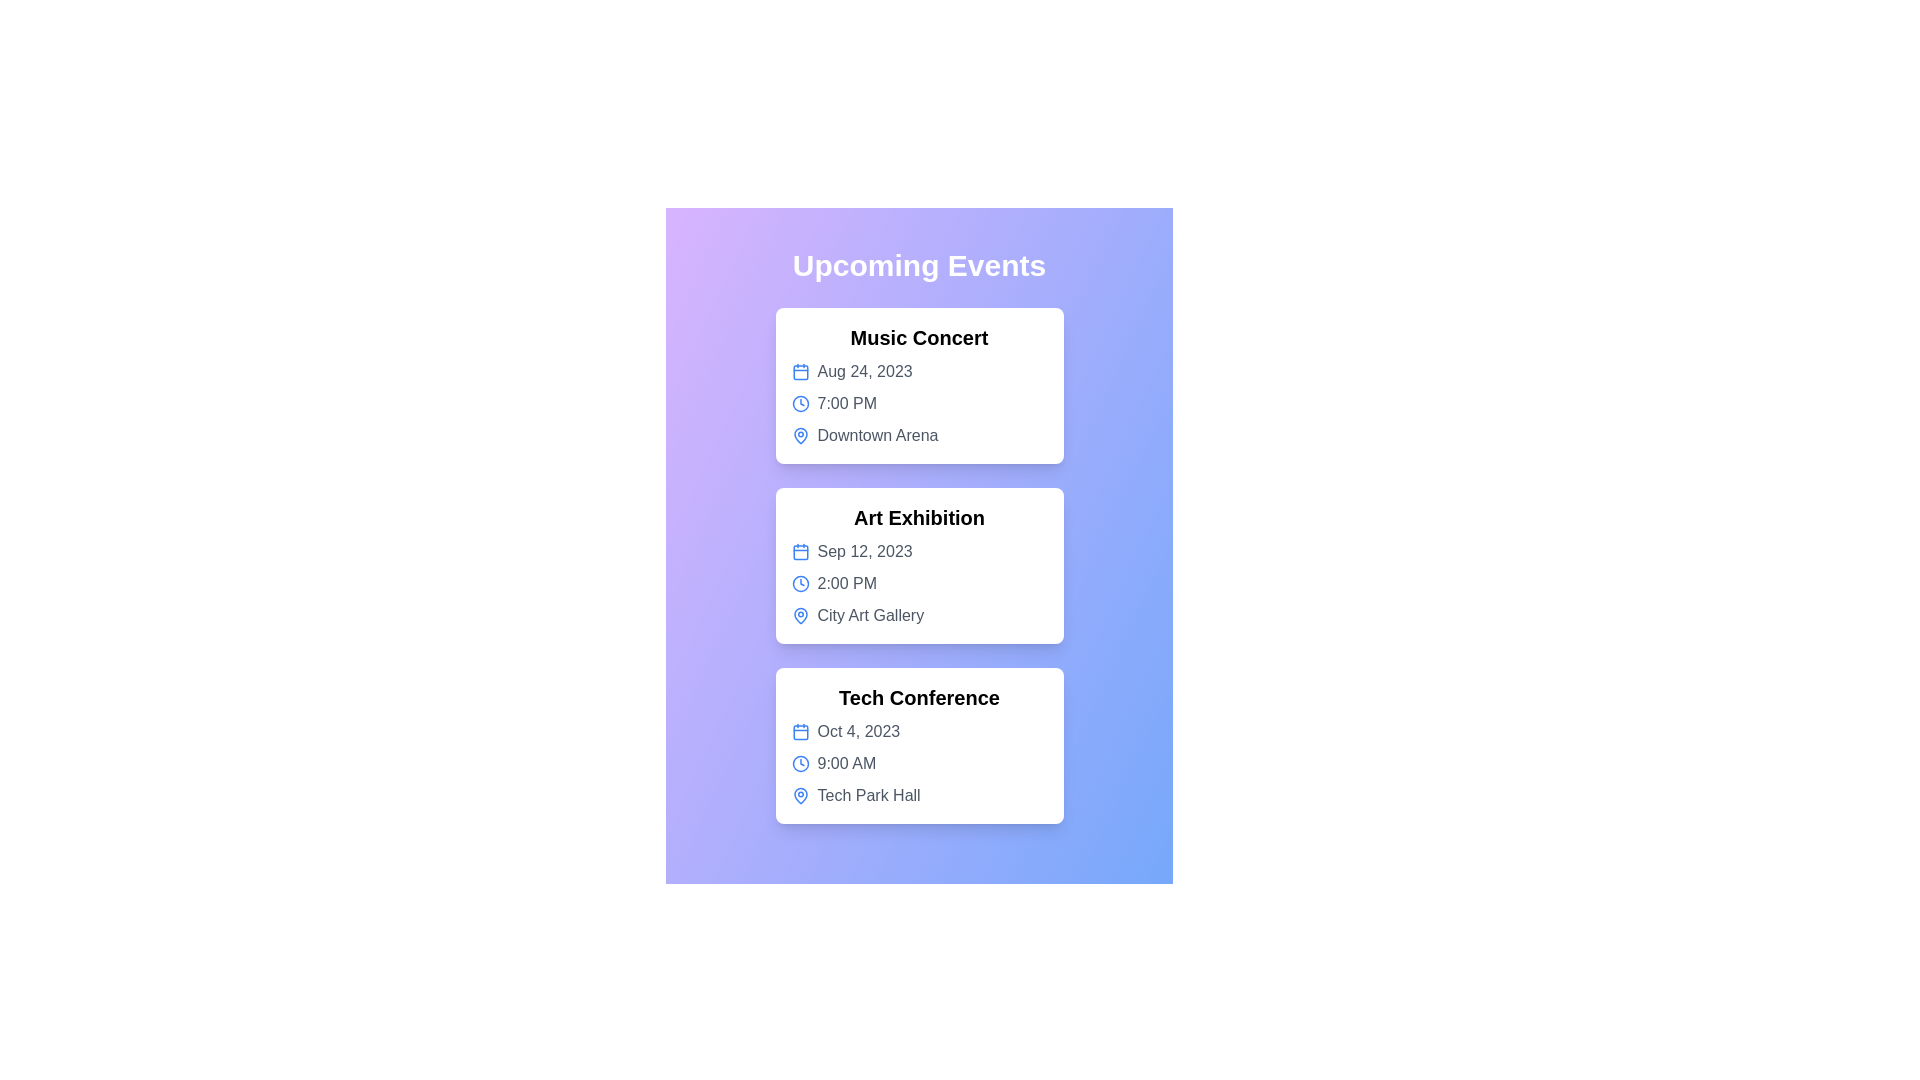  What do you see at coordinates (800, 794) in the screenshot?
I see `the blue pin-shaped icon representing a location, located to the left of the text 'Tech Park Hall' in the 'Tech Conference' card` at bounding box center [800, 794].